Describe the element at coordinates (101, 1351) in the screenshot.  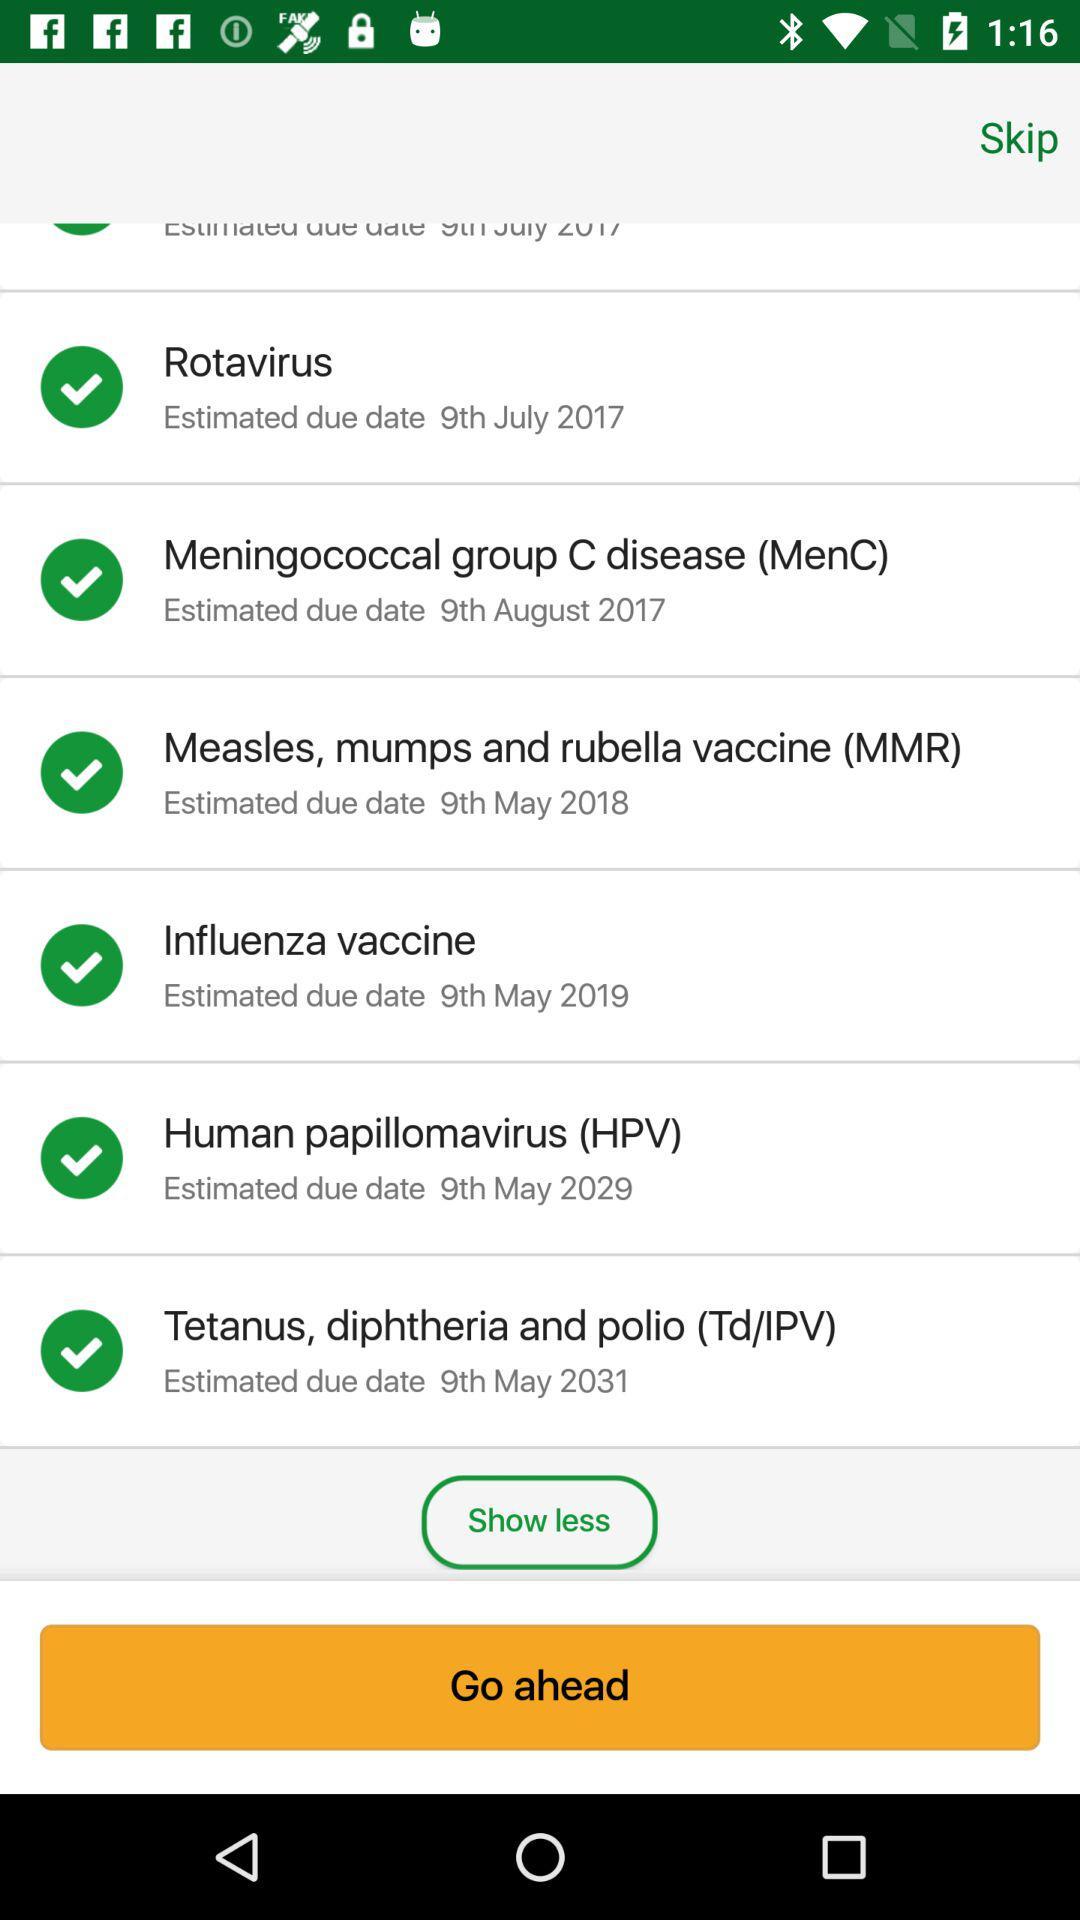
I see `deselect` at that location.